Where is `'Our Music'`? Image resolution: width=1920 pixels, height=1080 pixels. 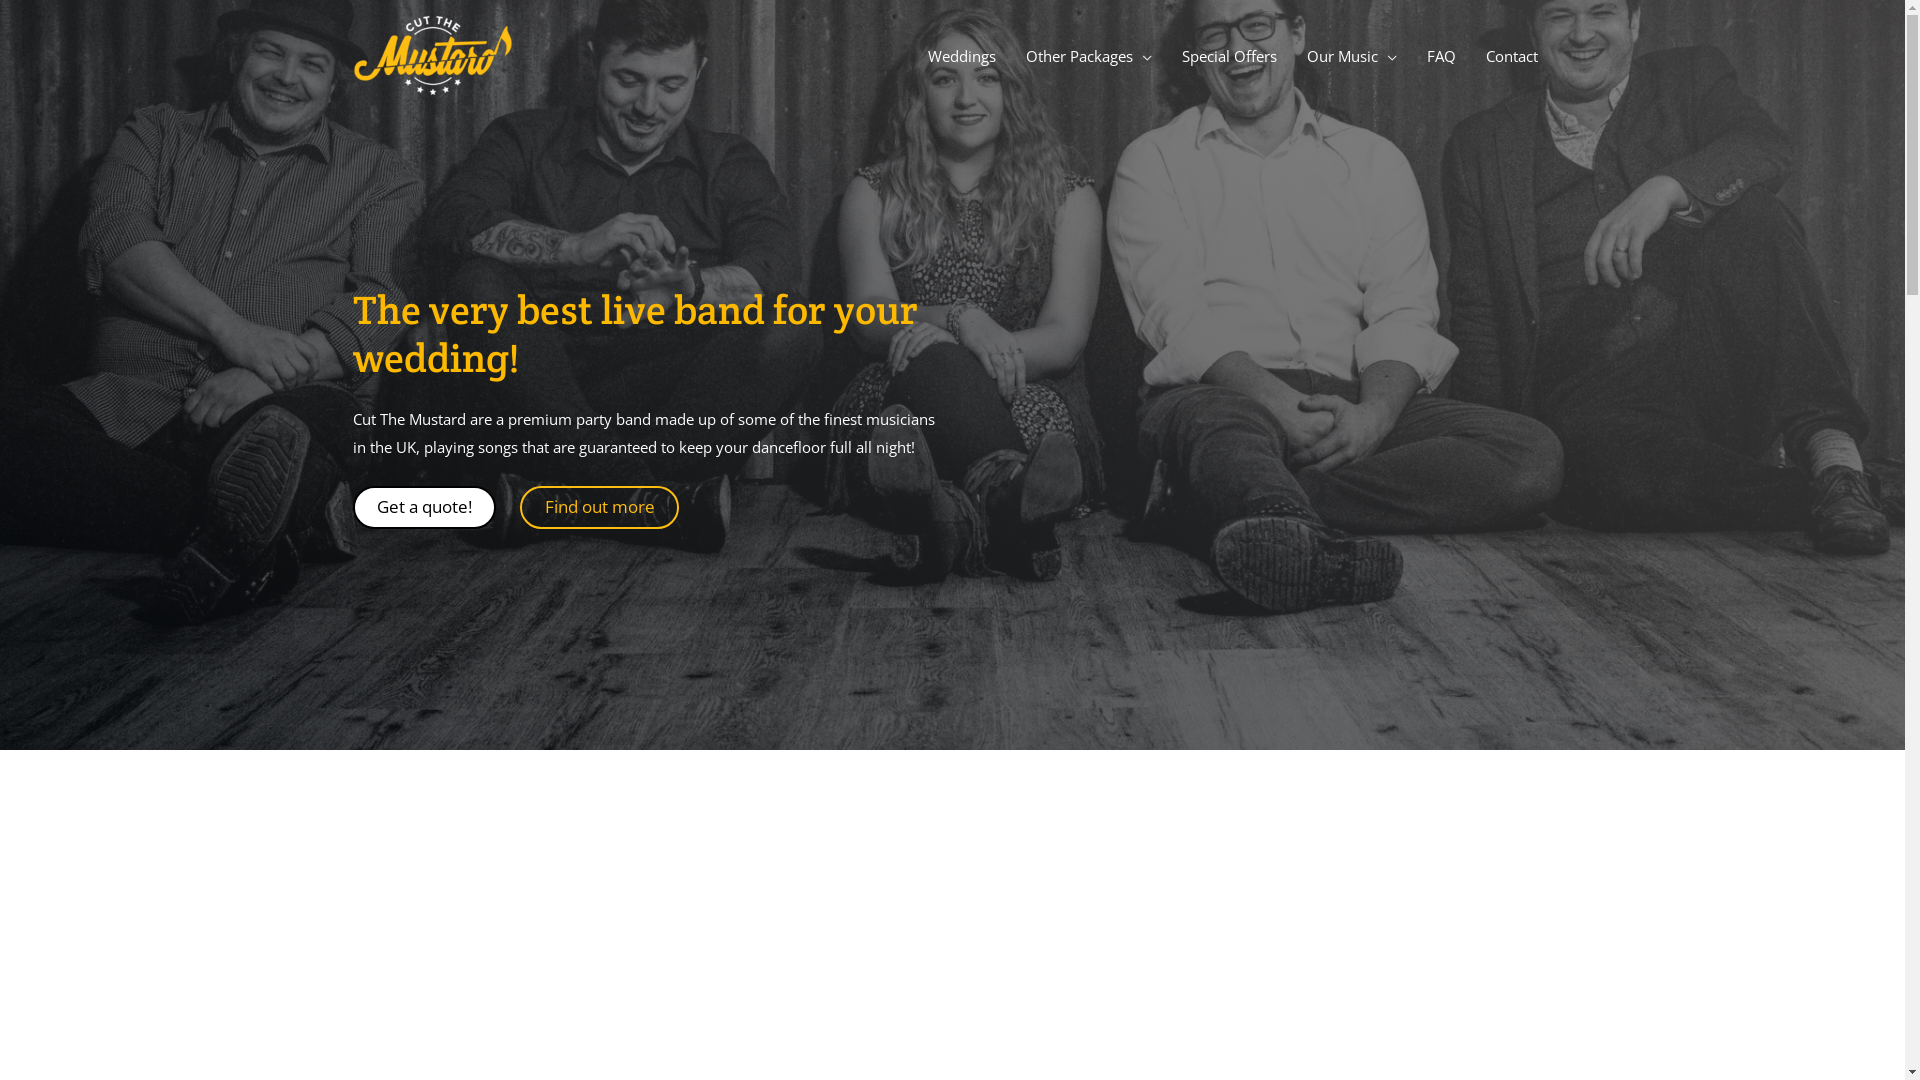 'Our Music' is located at coordinates (1352, 53).